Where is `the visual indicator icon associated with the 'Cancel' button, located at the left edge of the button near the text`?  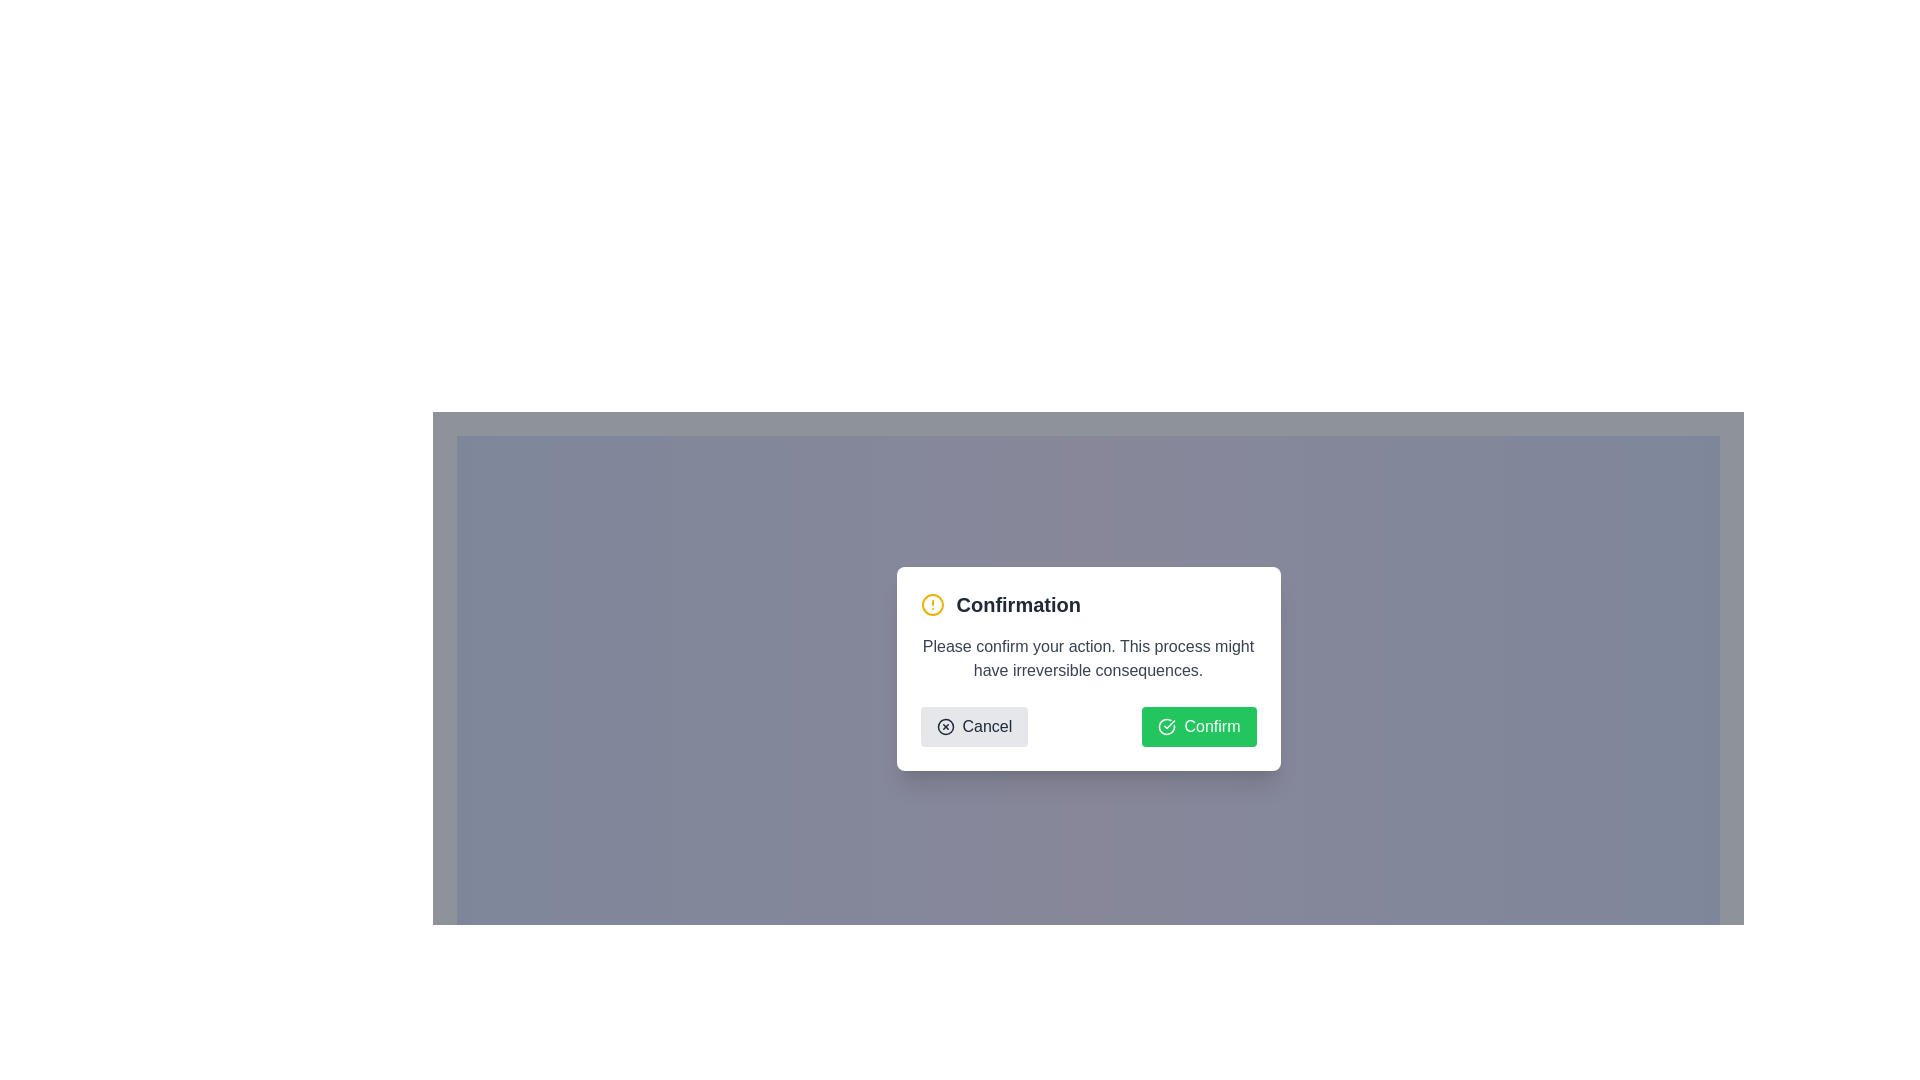 the visual indicator icon associated with the 'Cancel' button, located at the left edge of the button near the text is located at coordinates (944, 726).